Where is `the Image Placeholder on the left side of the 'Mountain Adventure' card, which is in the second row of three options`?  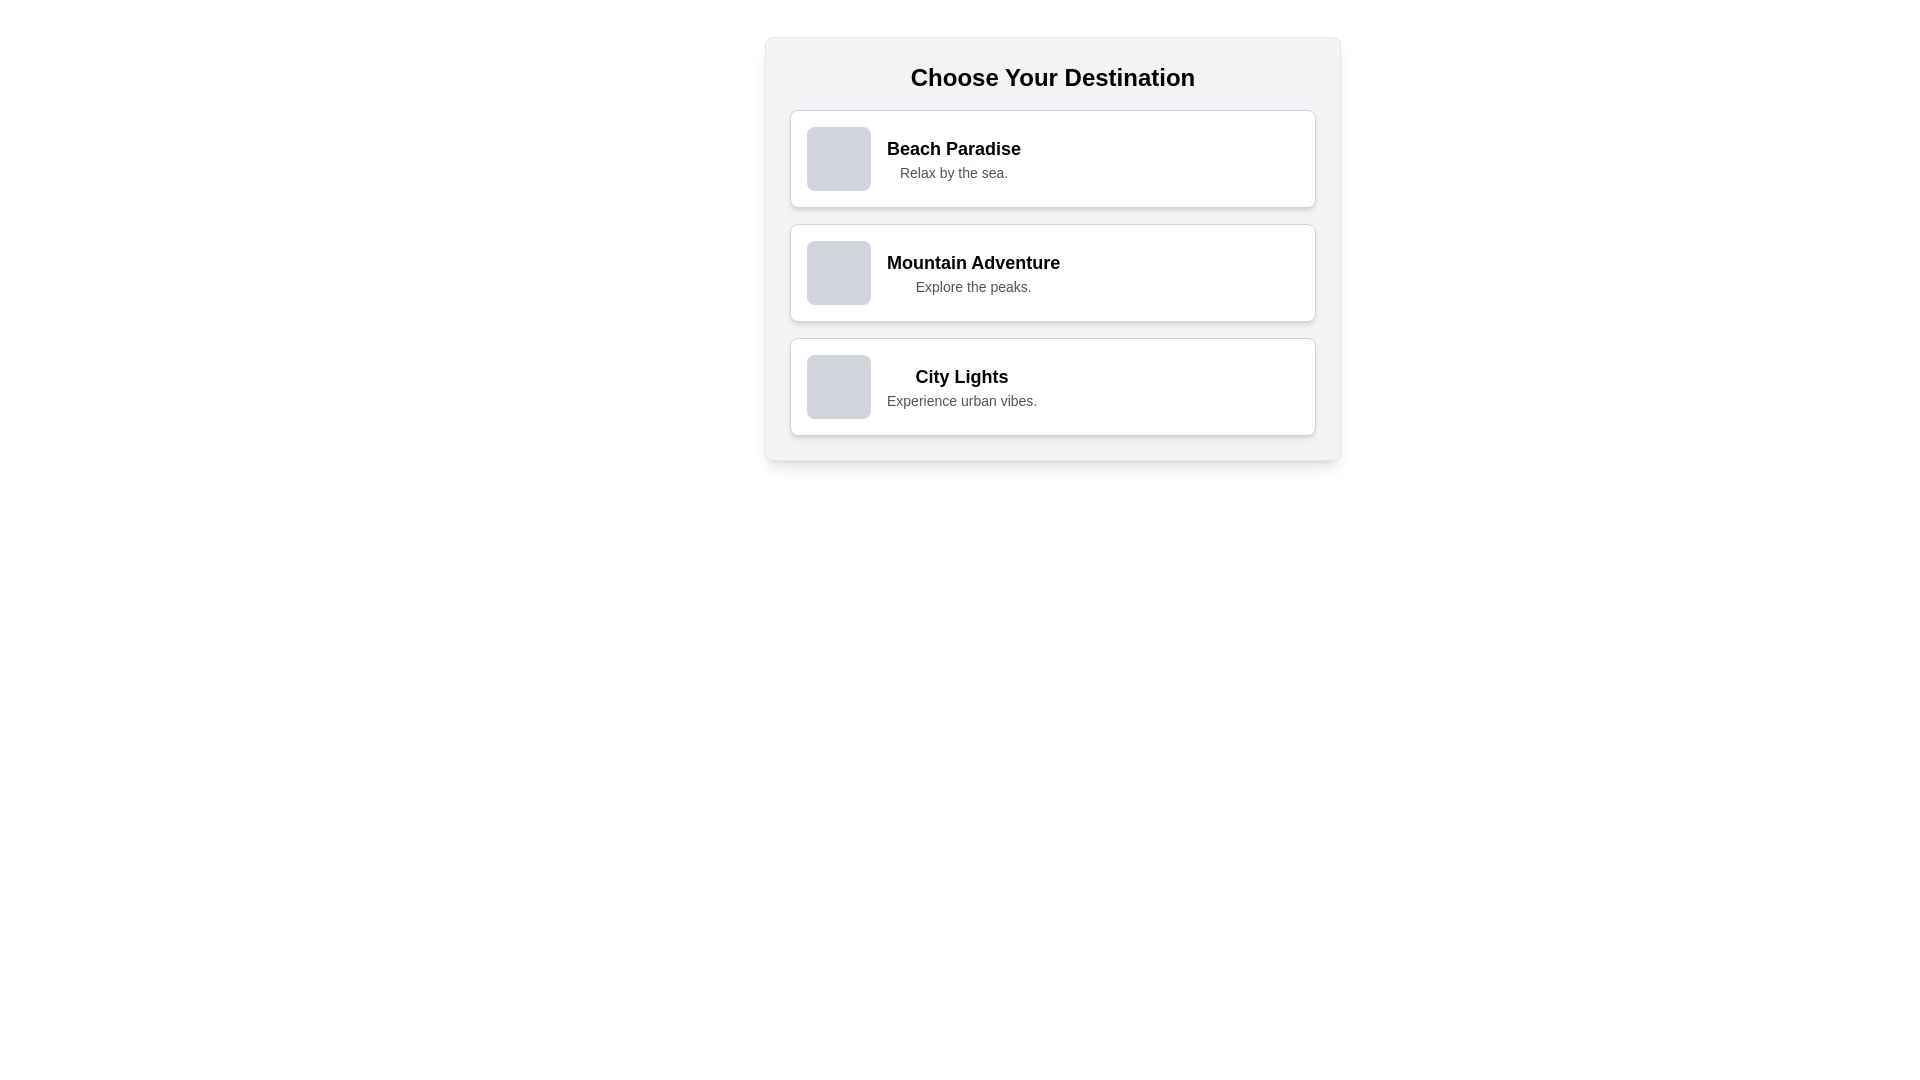 the Image Placeholder on the left side of the 'Mountain Adventure' card, which is in the second row of three options is located at coordinates (839, 273).